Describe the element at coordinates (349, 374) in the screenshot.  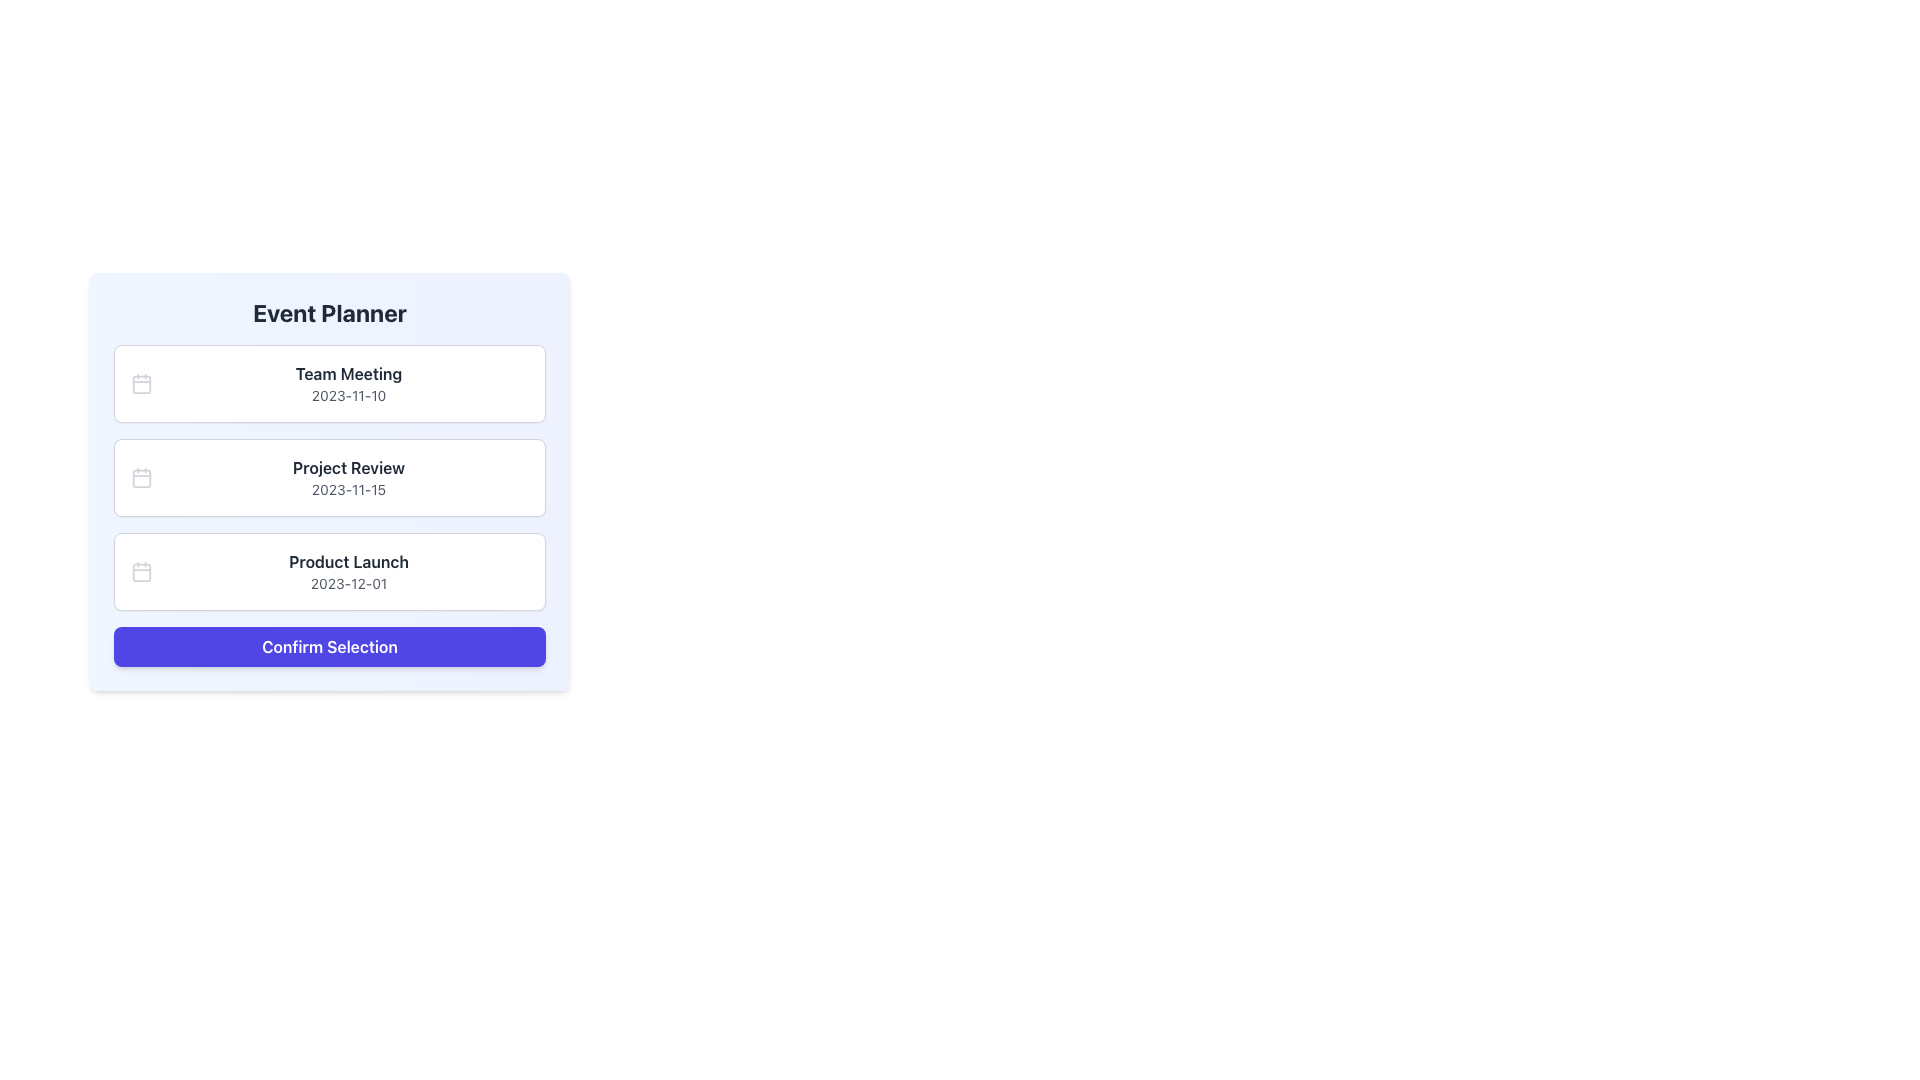
I see `the 'Team Meeting' text label element, which is styled in bold dark gray and located above the date '2023-11-10' in the 'Event Planner' panel` at that location.